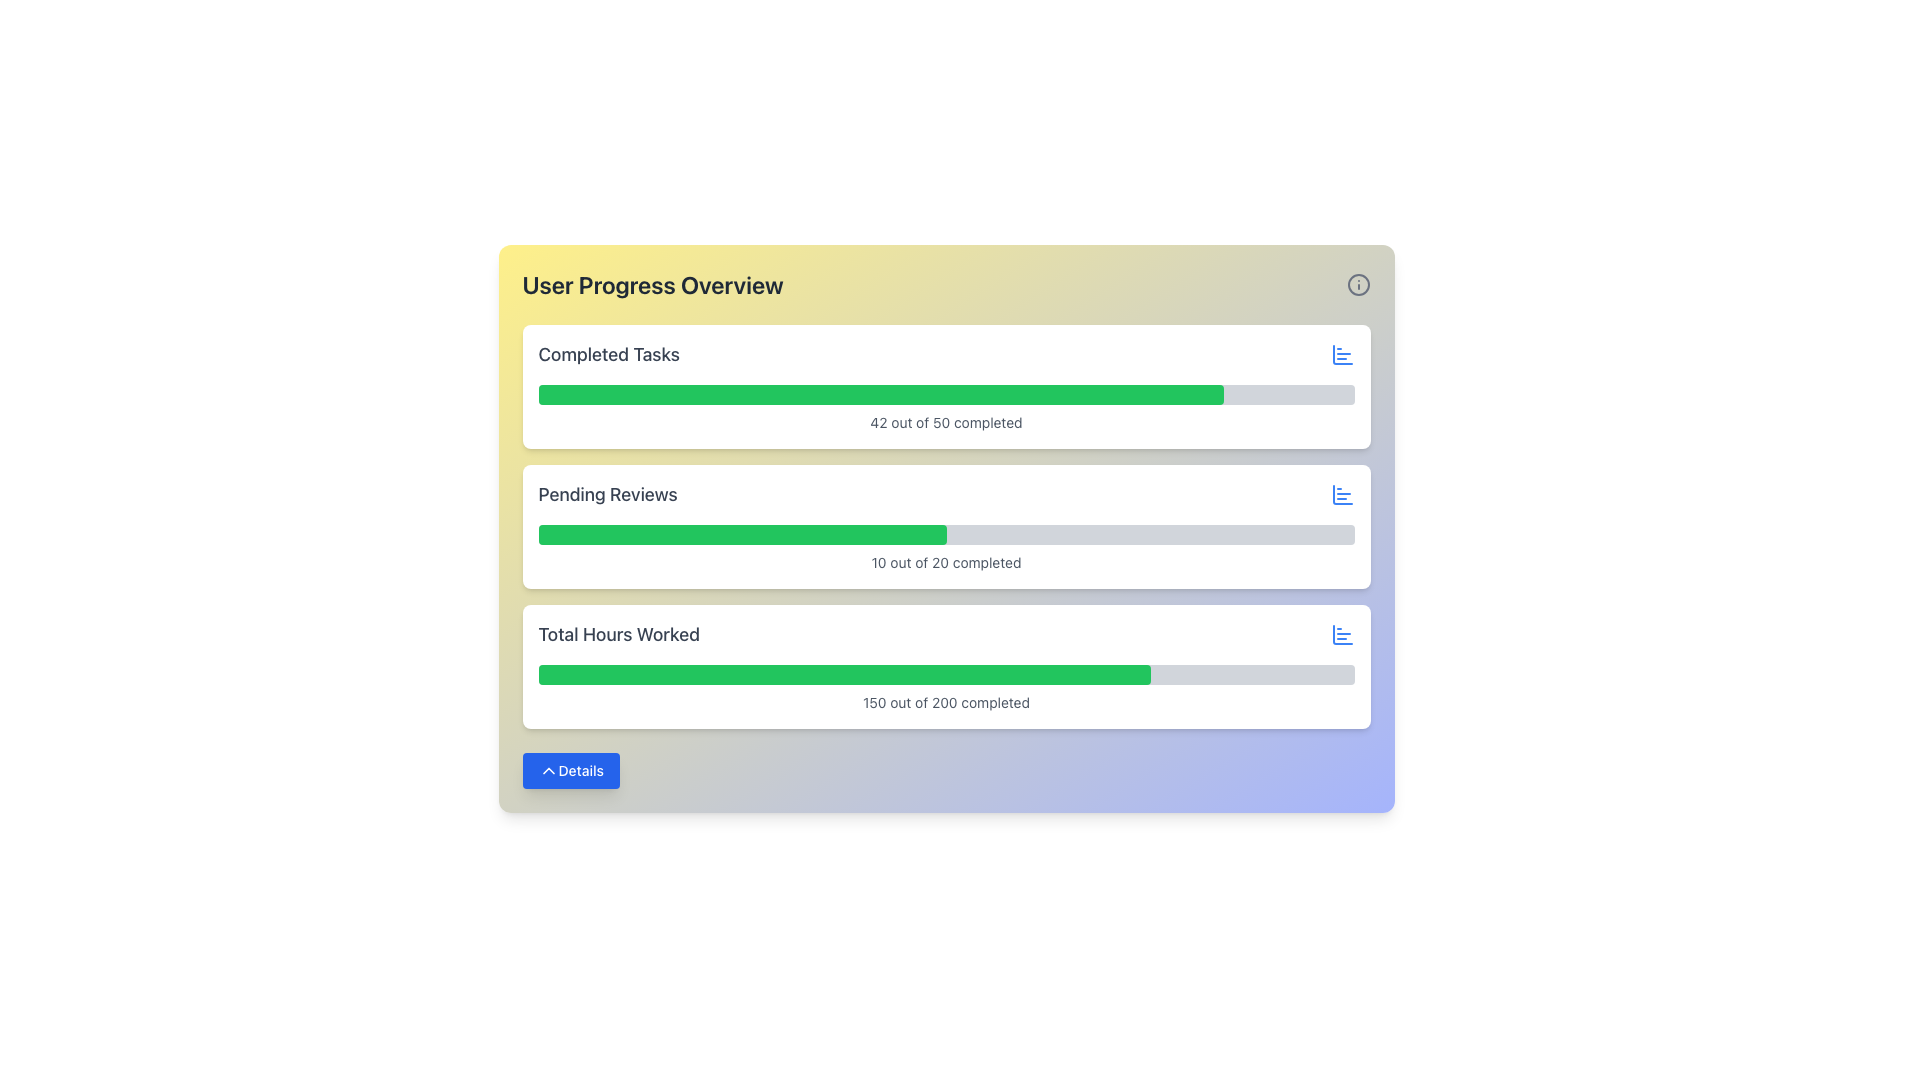 This screenshot has height=1080, width=1920. Describe the element at coordinates (844, 675) in the screenshot. I see `the inner section of the third progress bar, which visually indicates that 75% of the task is complete, located below the 'Total Hours Worked' label` at that location.